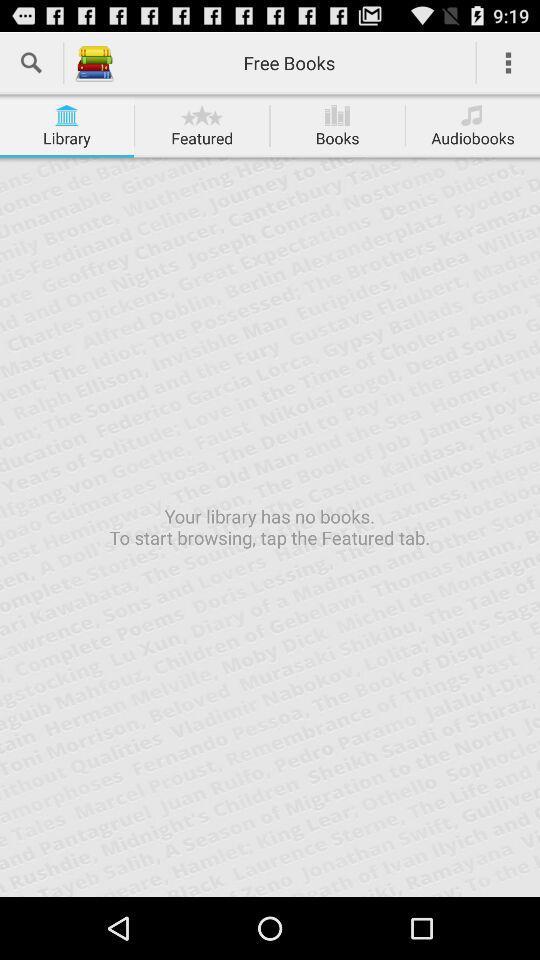 The height and width of the screenshot is (960, 540). What do you see at coordinates (30, 67) in the screenshot?
I see `the search icon` at bounding box center [30, 67].